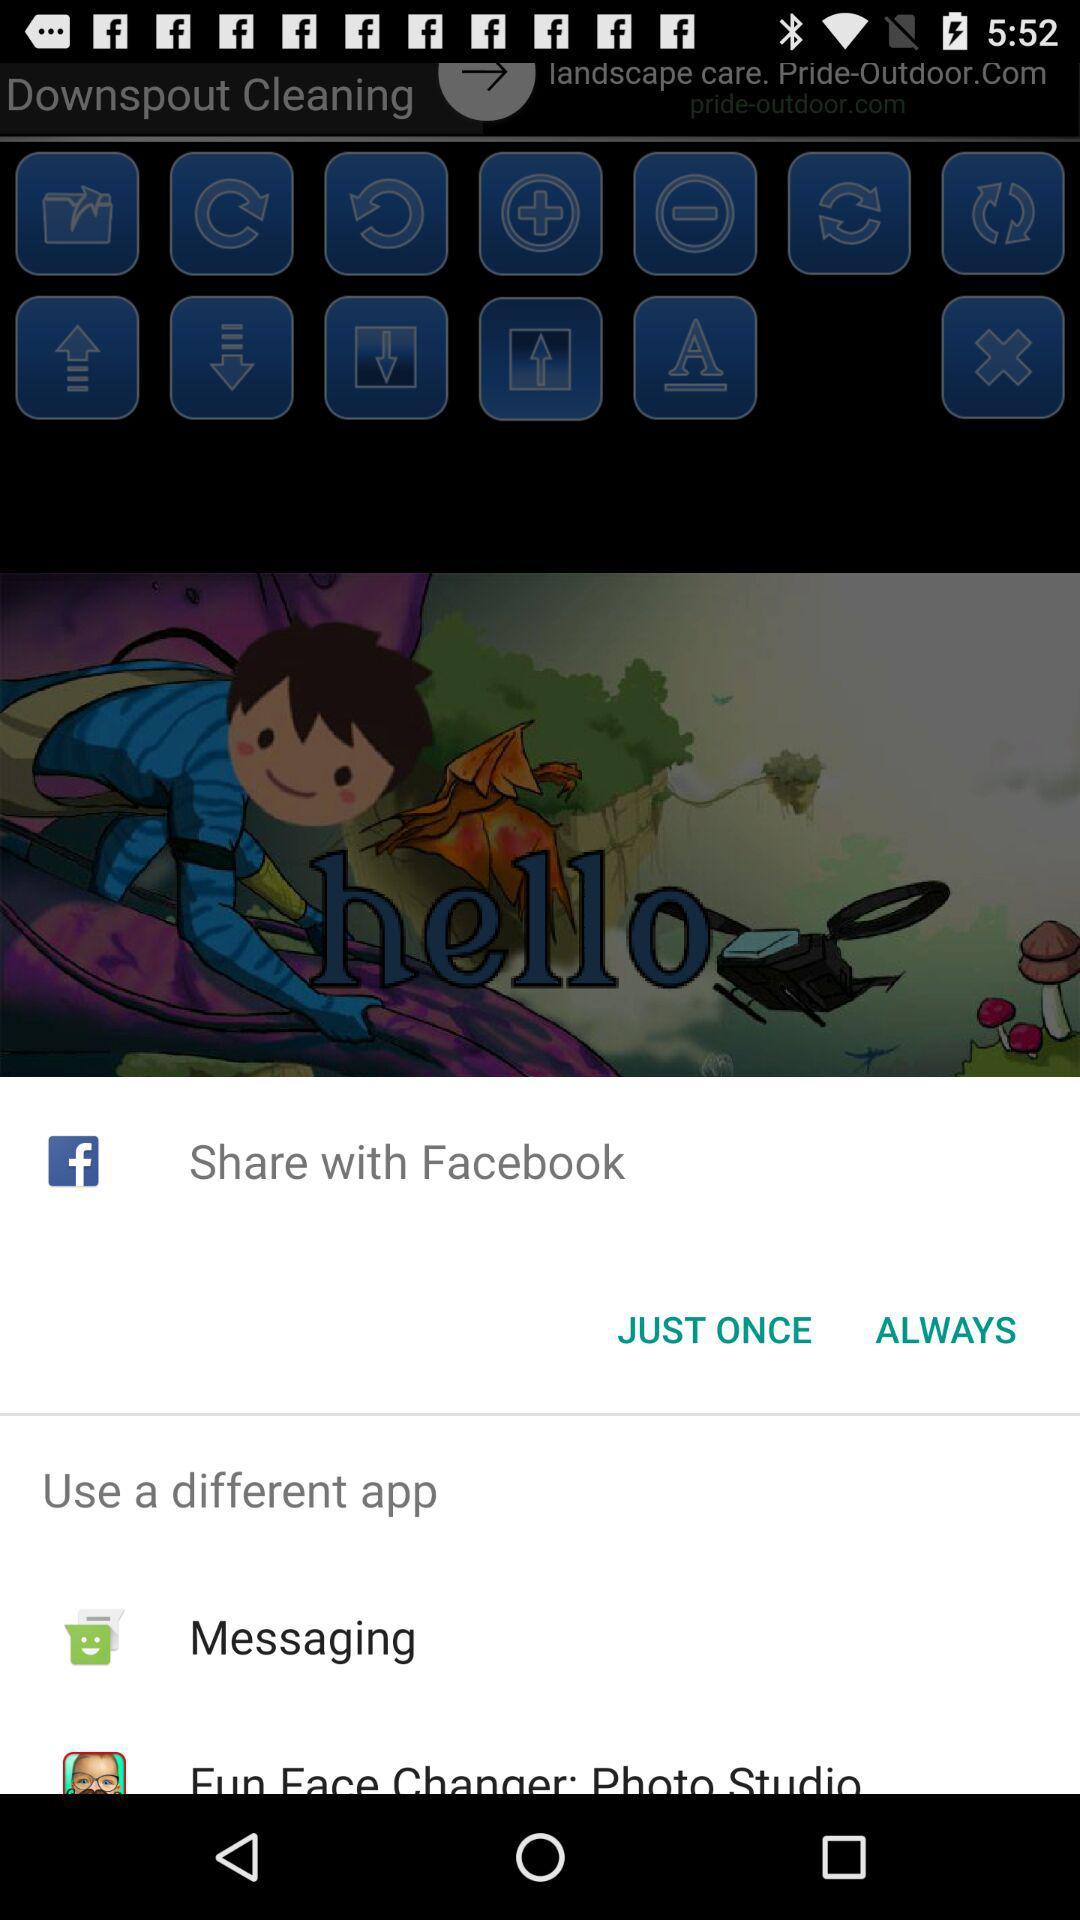 This screenshot has height=1920, width=1080. I want to click on messaging, so click(303, 1636).